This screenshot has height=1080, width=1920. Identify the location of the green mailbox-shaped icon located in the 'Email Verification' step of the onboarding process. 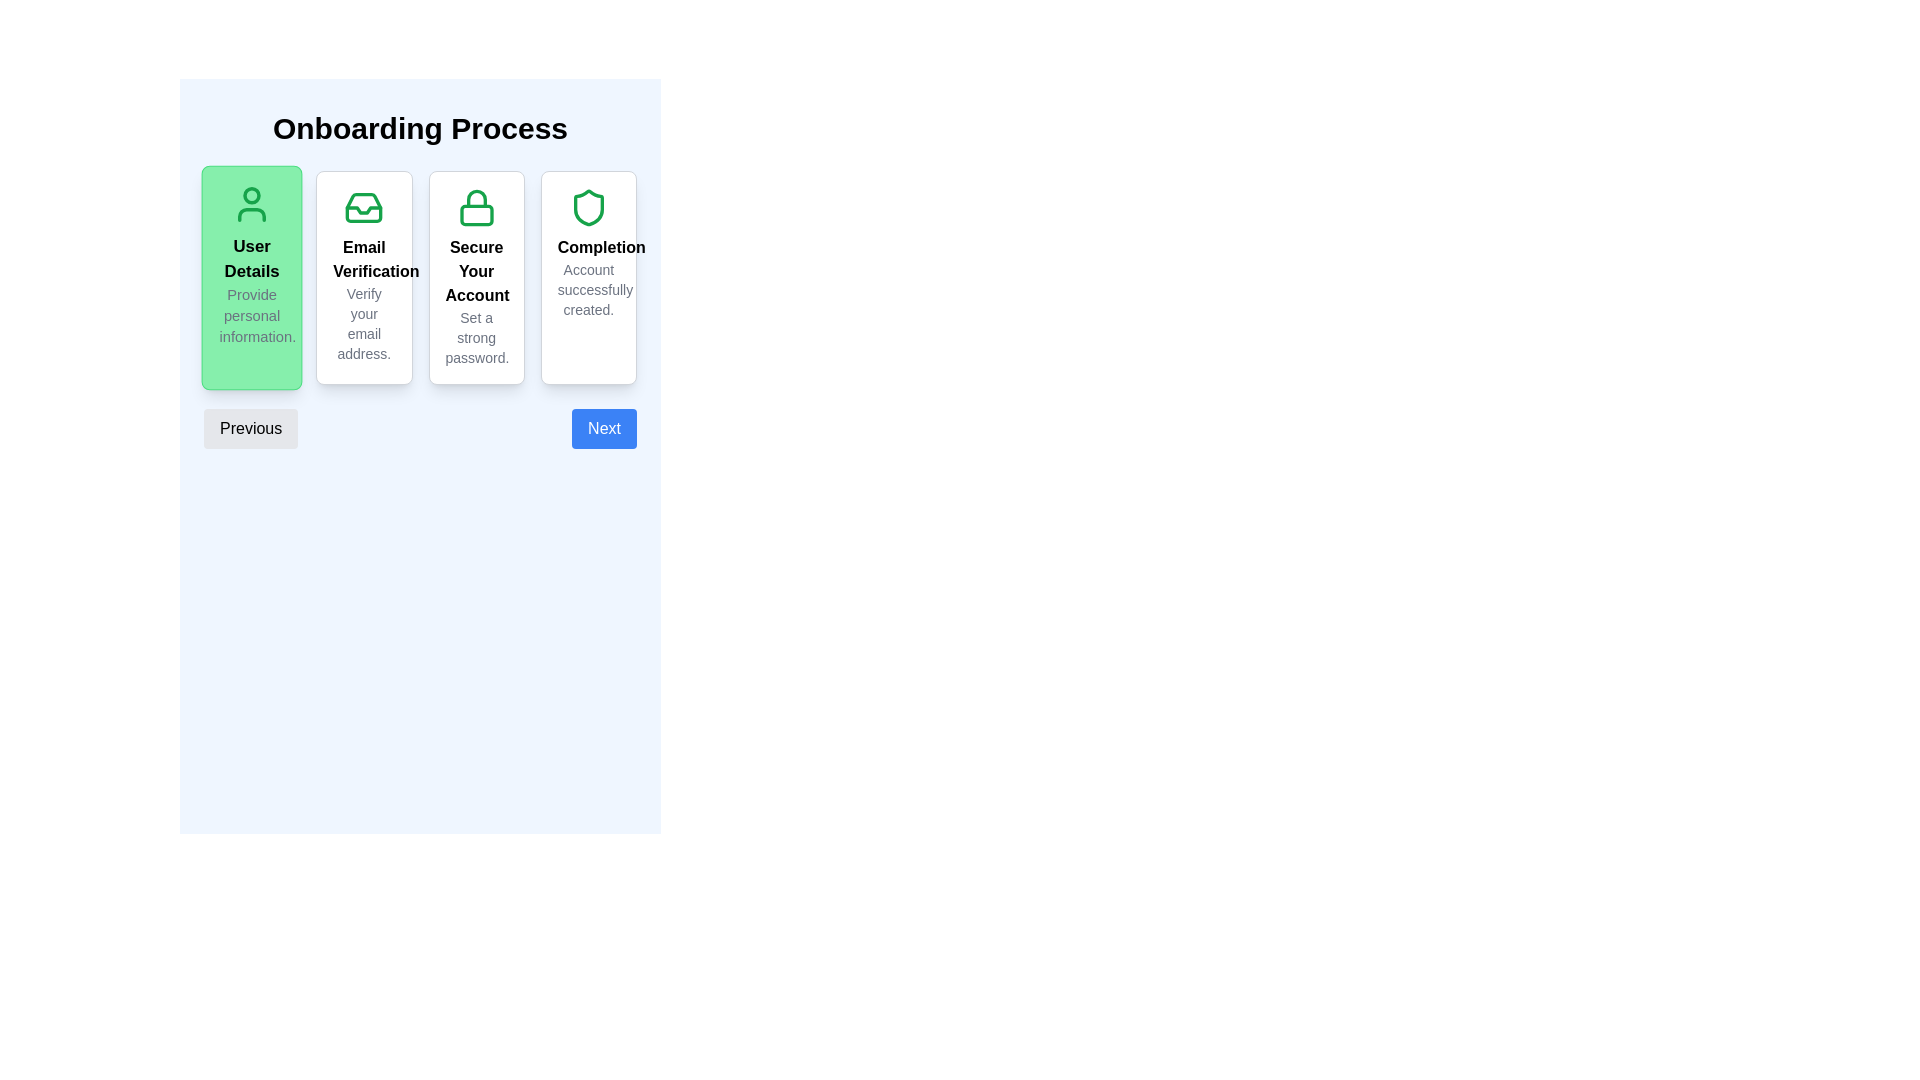
(364, 208).